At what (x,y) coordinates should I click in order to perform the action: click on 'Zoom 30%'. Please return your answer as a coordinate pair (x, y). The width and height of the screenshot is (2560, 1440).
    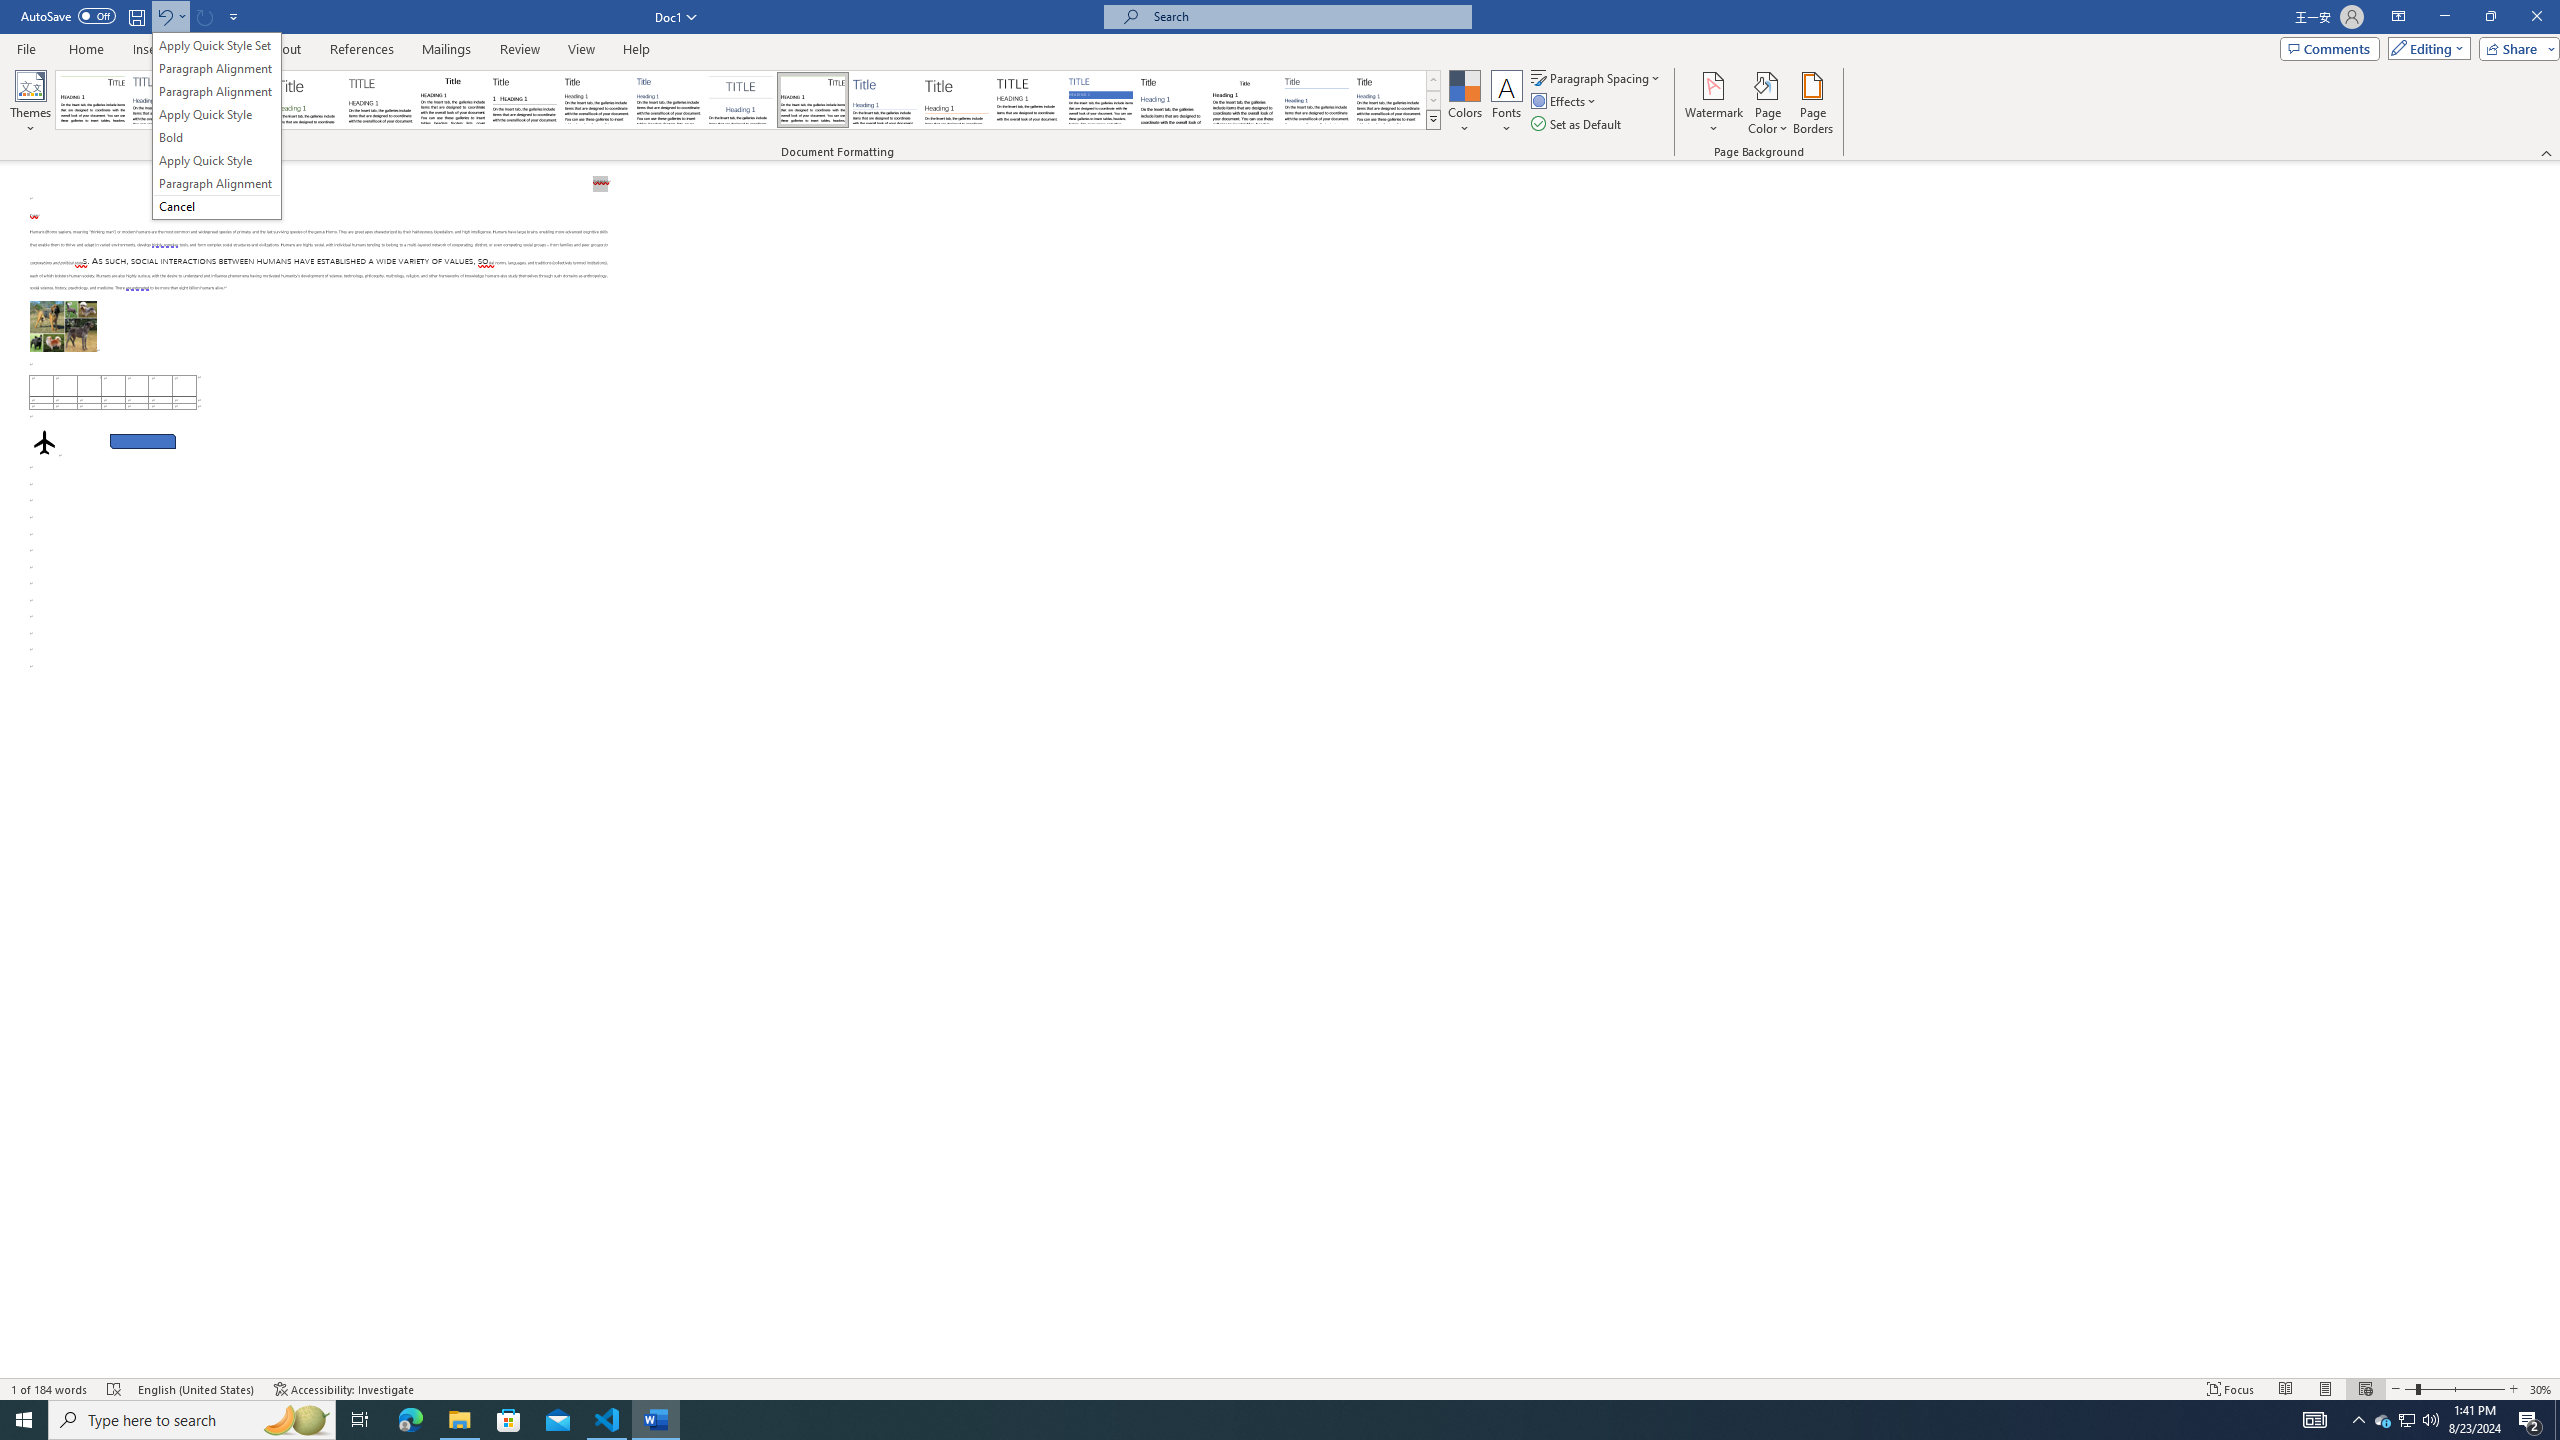
    Looking at the image, I should click on (2541, 1389).